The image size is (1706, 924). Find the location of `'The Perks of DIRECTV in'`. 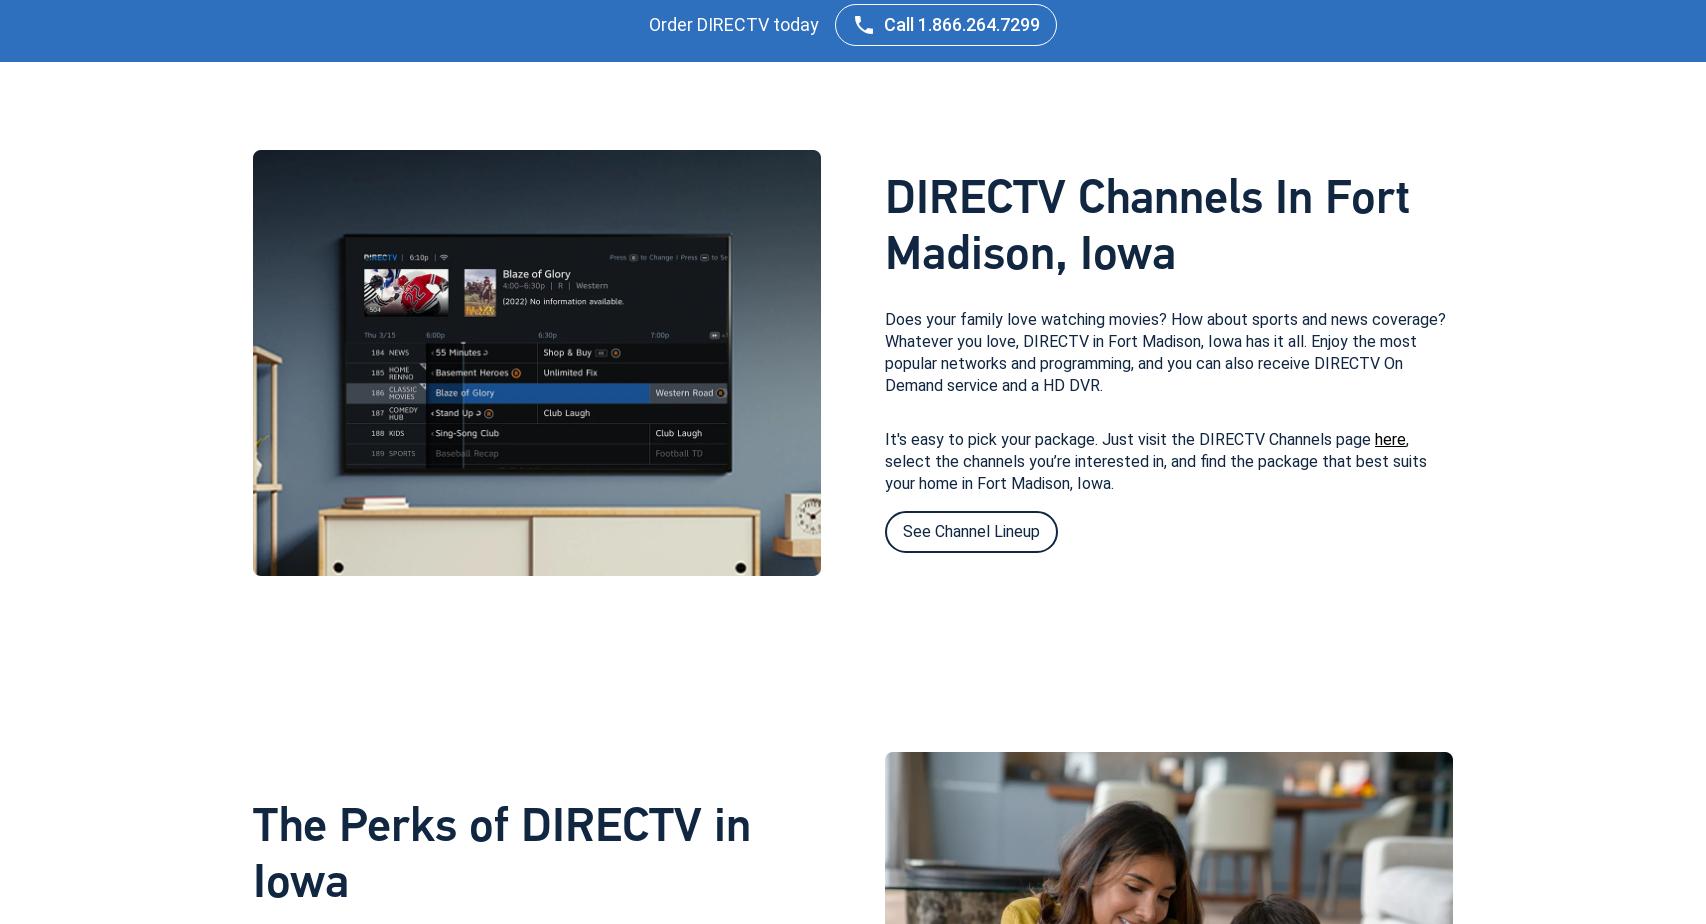

'The Perks of DIRECTV in' is located at coordinates (501, 827).